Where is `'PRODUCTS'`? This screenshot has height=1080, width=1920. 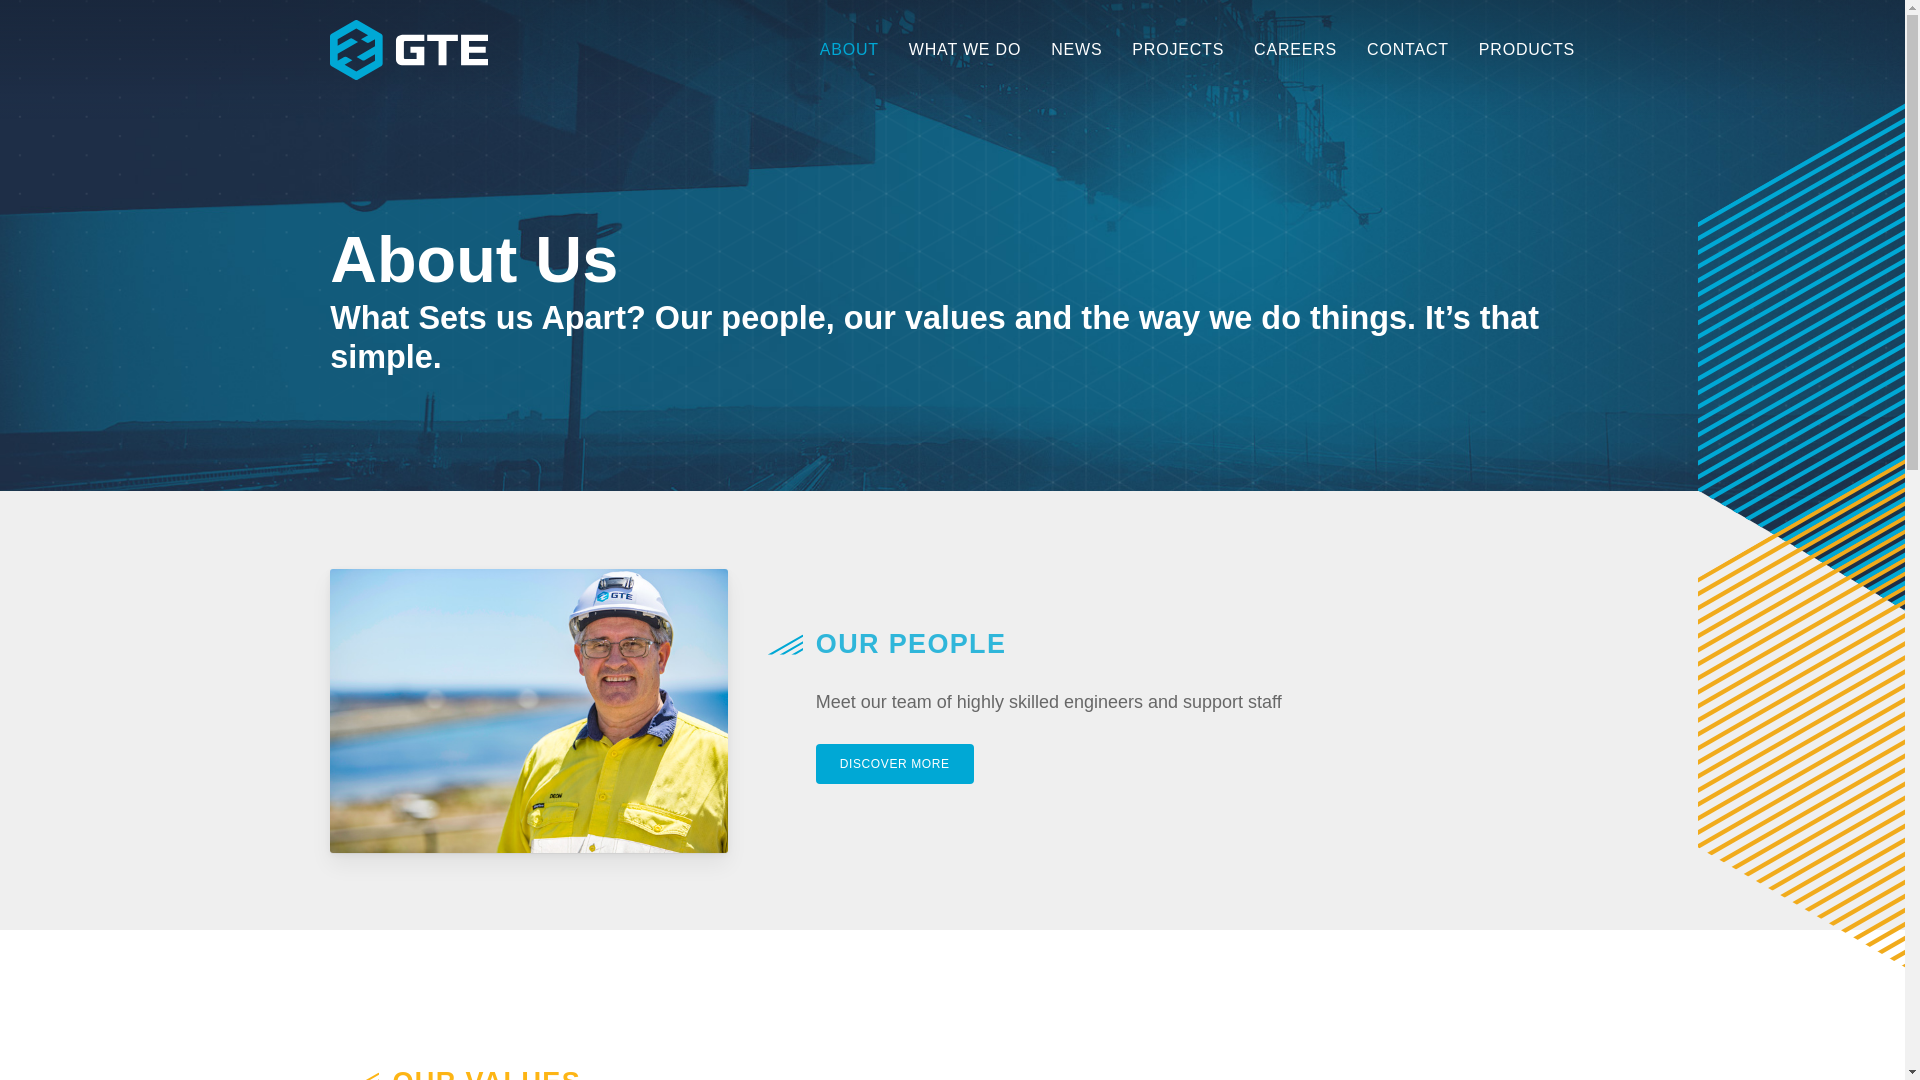 'PRODUCTS' is located at coordinates (1519, 49).